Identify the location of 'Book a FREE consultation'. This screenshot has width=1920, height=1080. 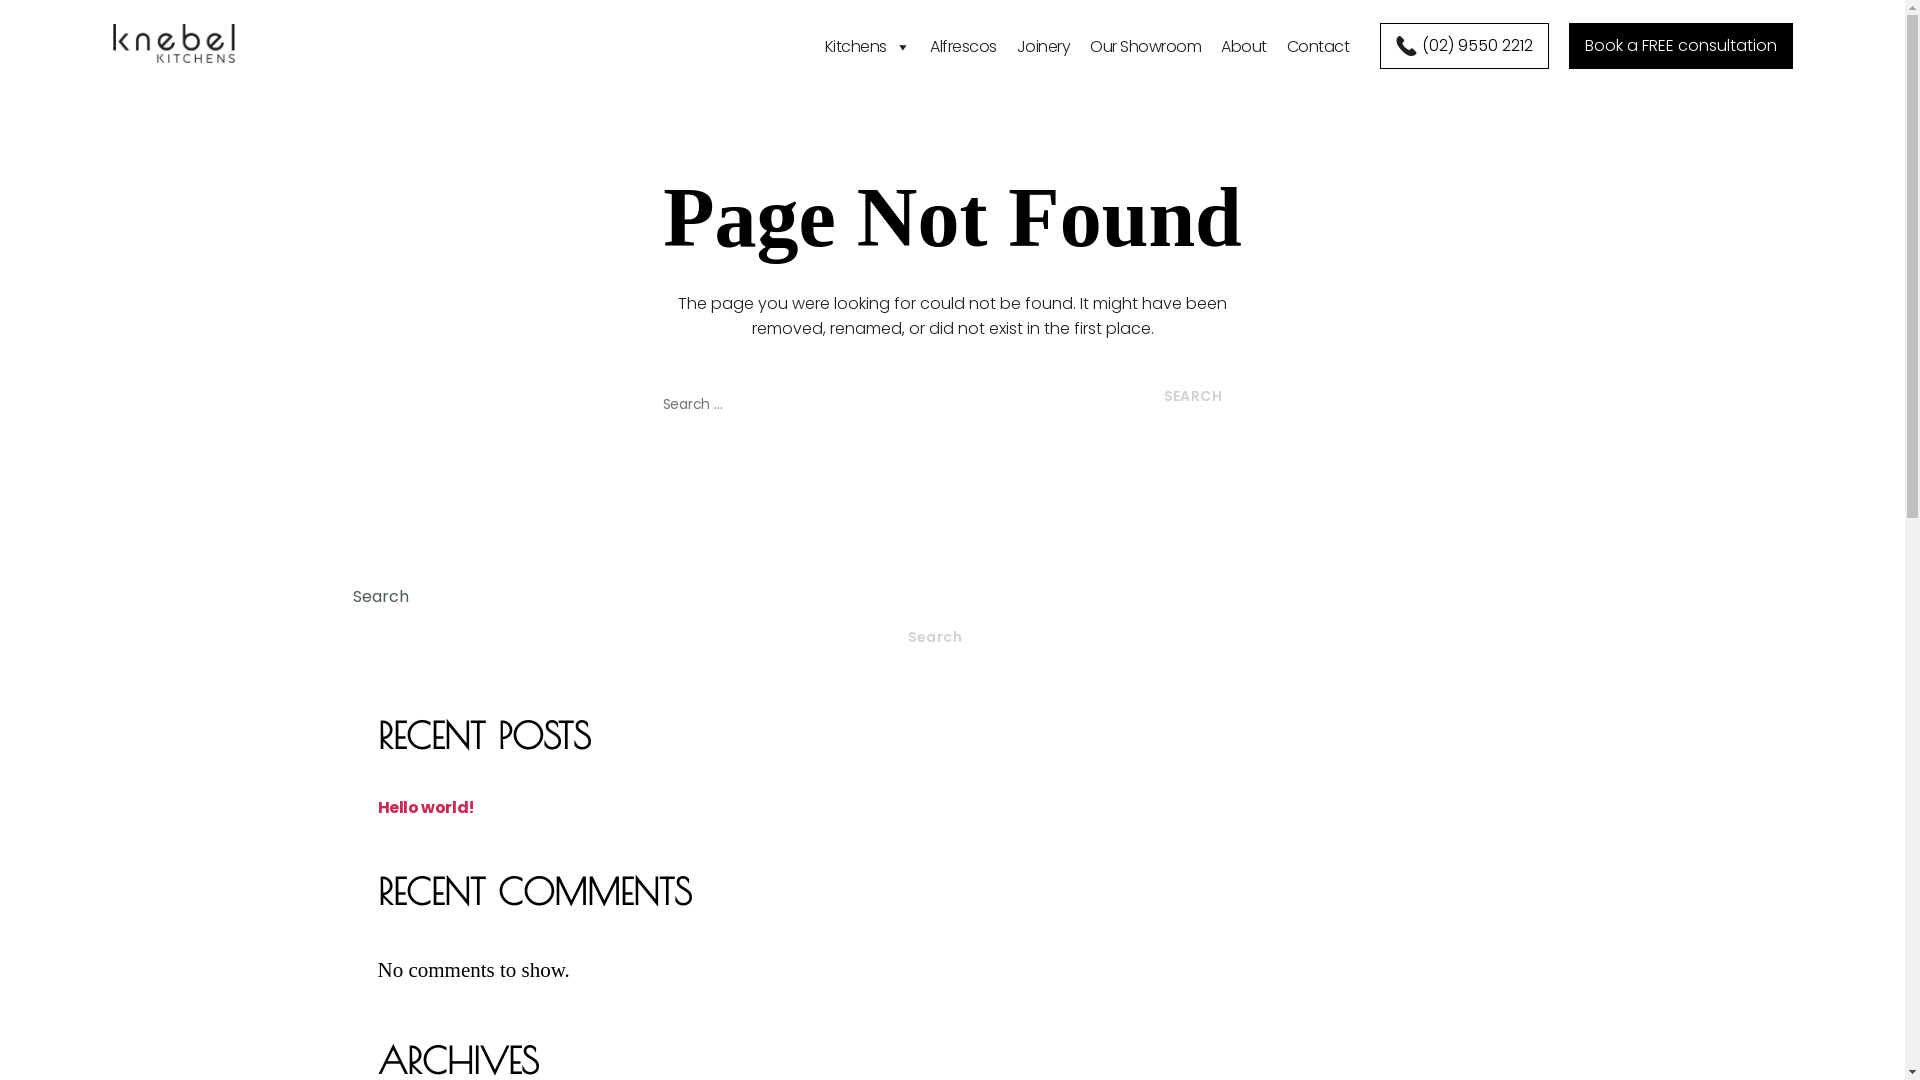
(1680, 45).